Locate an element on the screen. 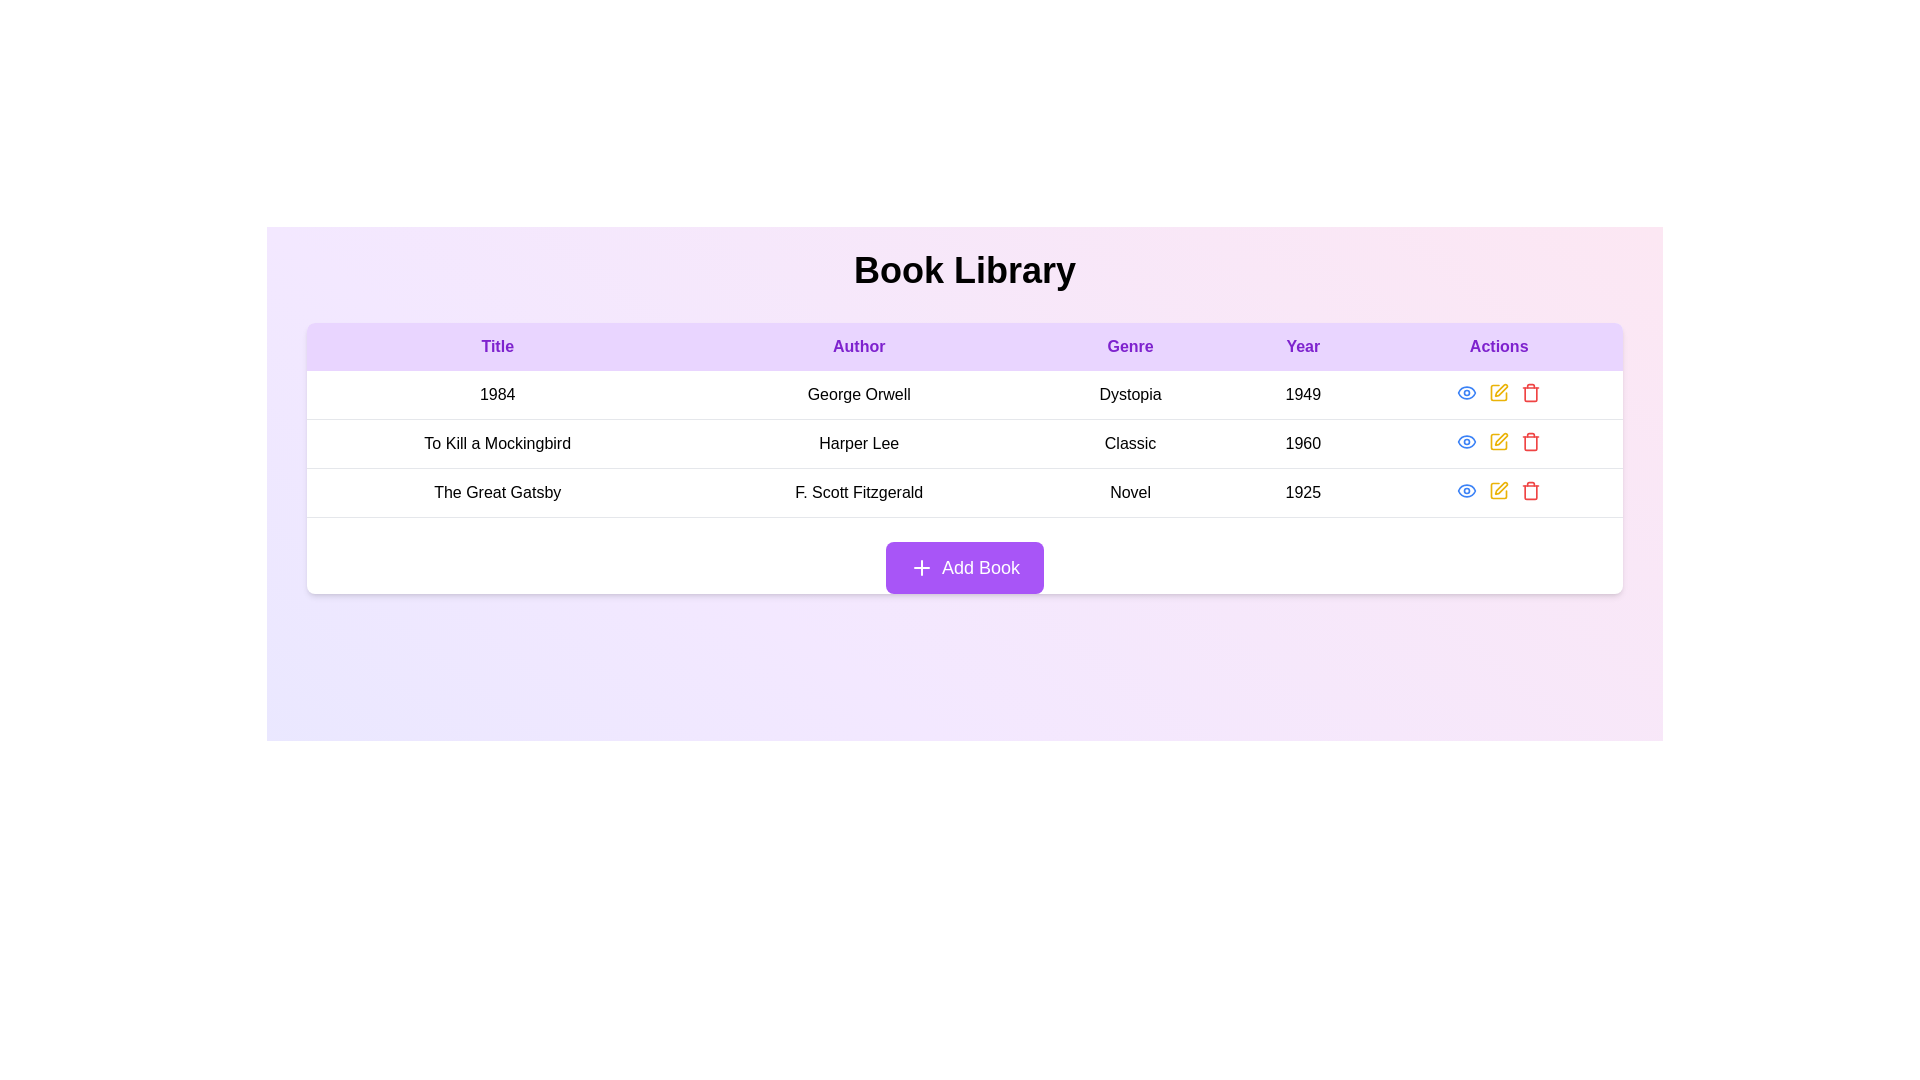 Image resolution: width=1920 pixels, height=1080 pixels. the trash can icon in the actions column of the last row is located at coordinates (1530, 394).